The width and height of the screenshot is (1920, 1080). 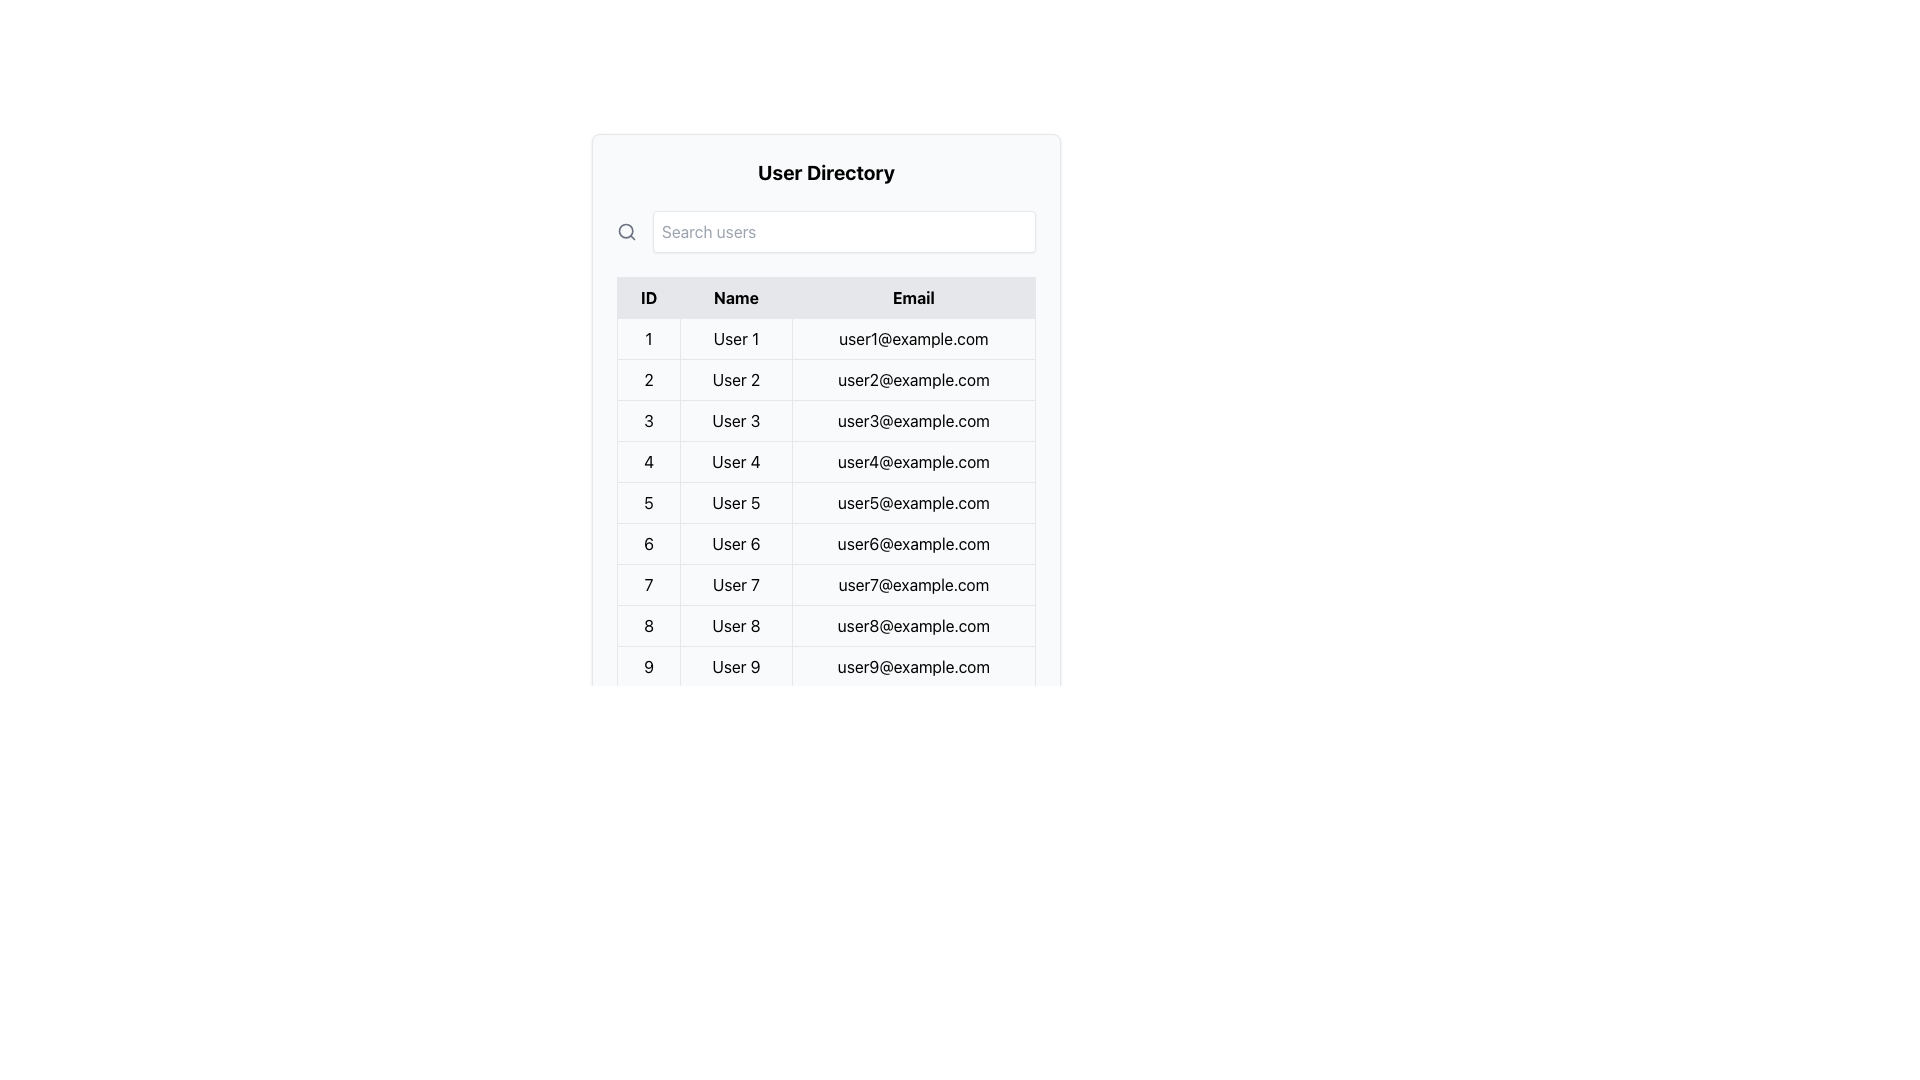 What do you see at coordinates (648, 297) in the screenshot?
I see `text of the table header cell that indicates the first column contains IDs` at bounding box center [648, 297].